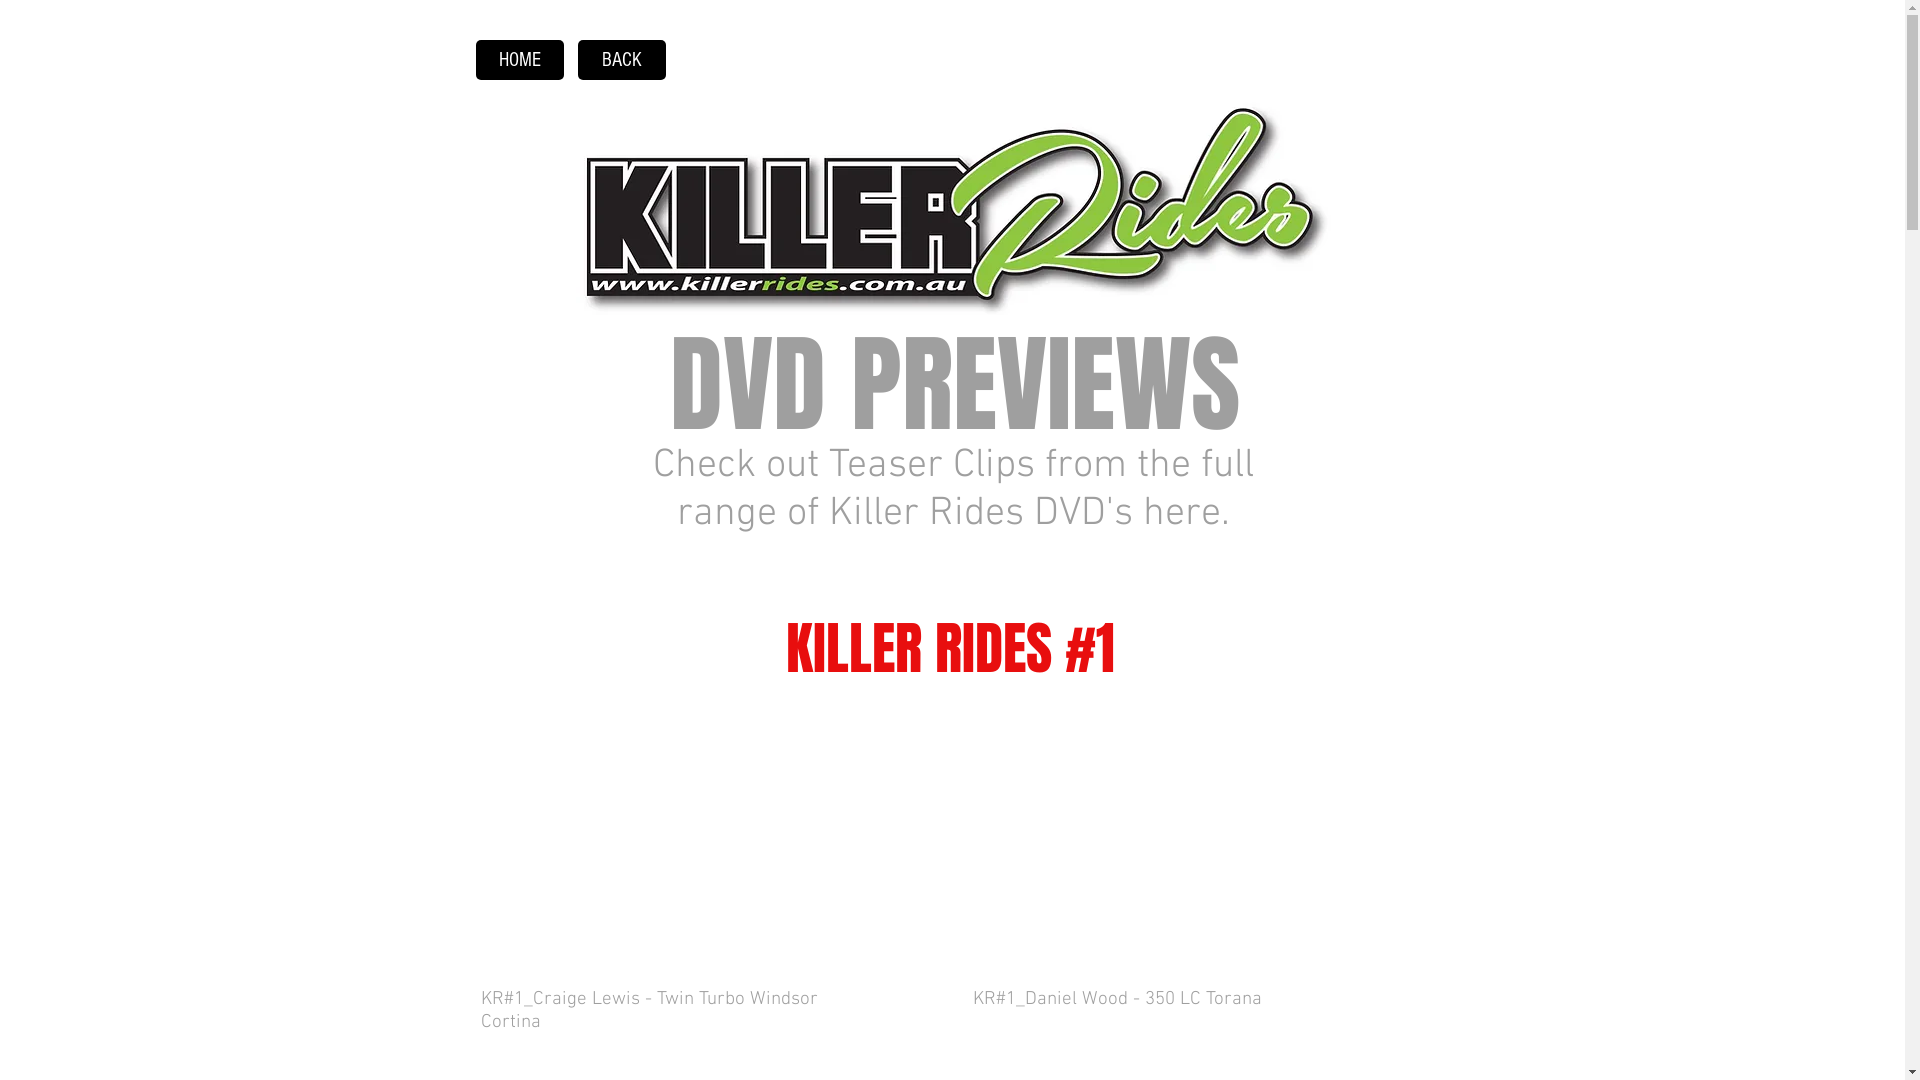 This screenshot has height=1080, width=1920. Describe the element at coordinates (621, 59) in the screenshot. I see `'BACK'` at that location.